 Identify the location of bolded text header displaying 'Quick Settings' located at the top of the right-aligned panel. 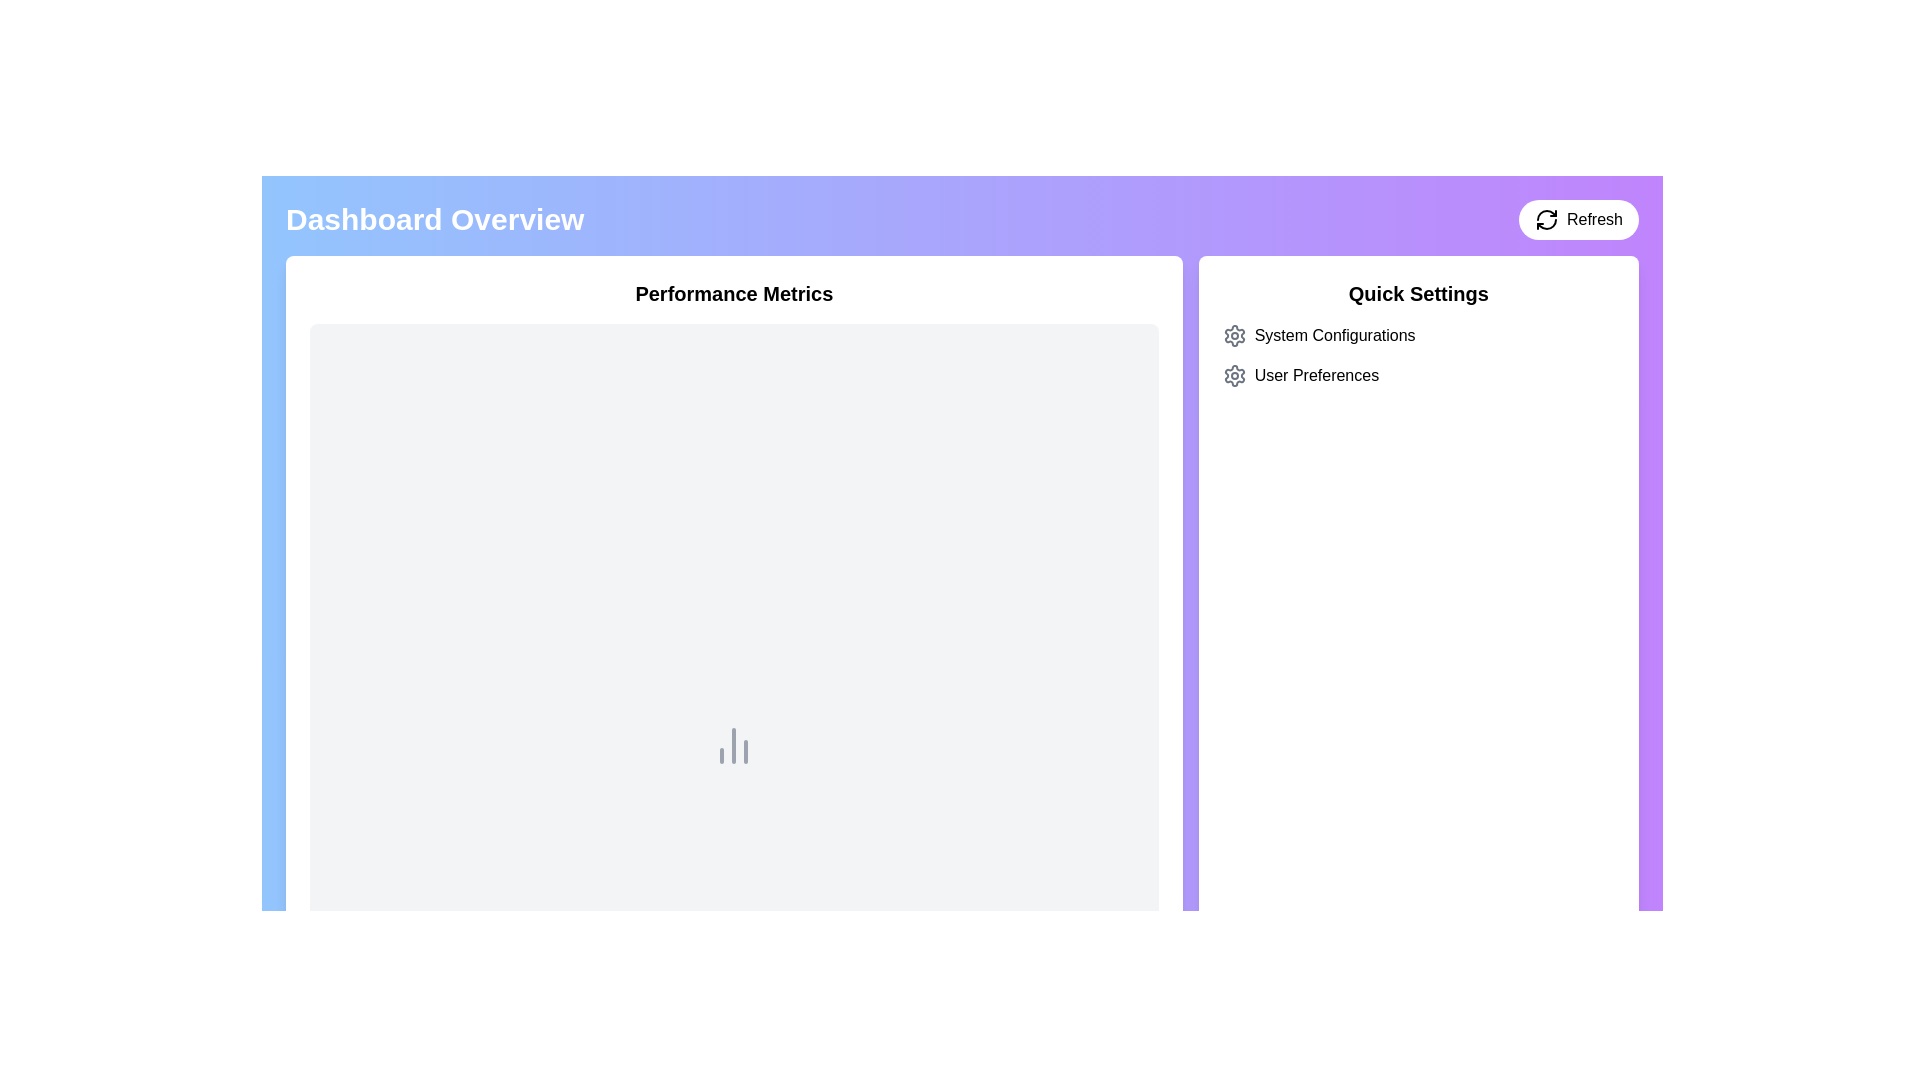
(1417, 293).